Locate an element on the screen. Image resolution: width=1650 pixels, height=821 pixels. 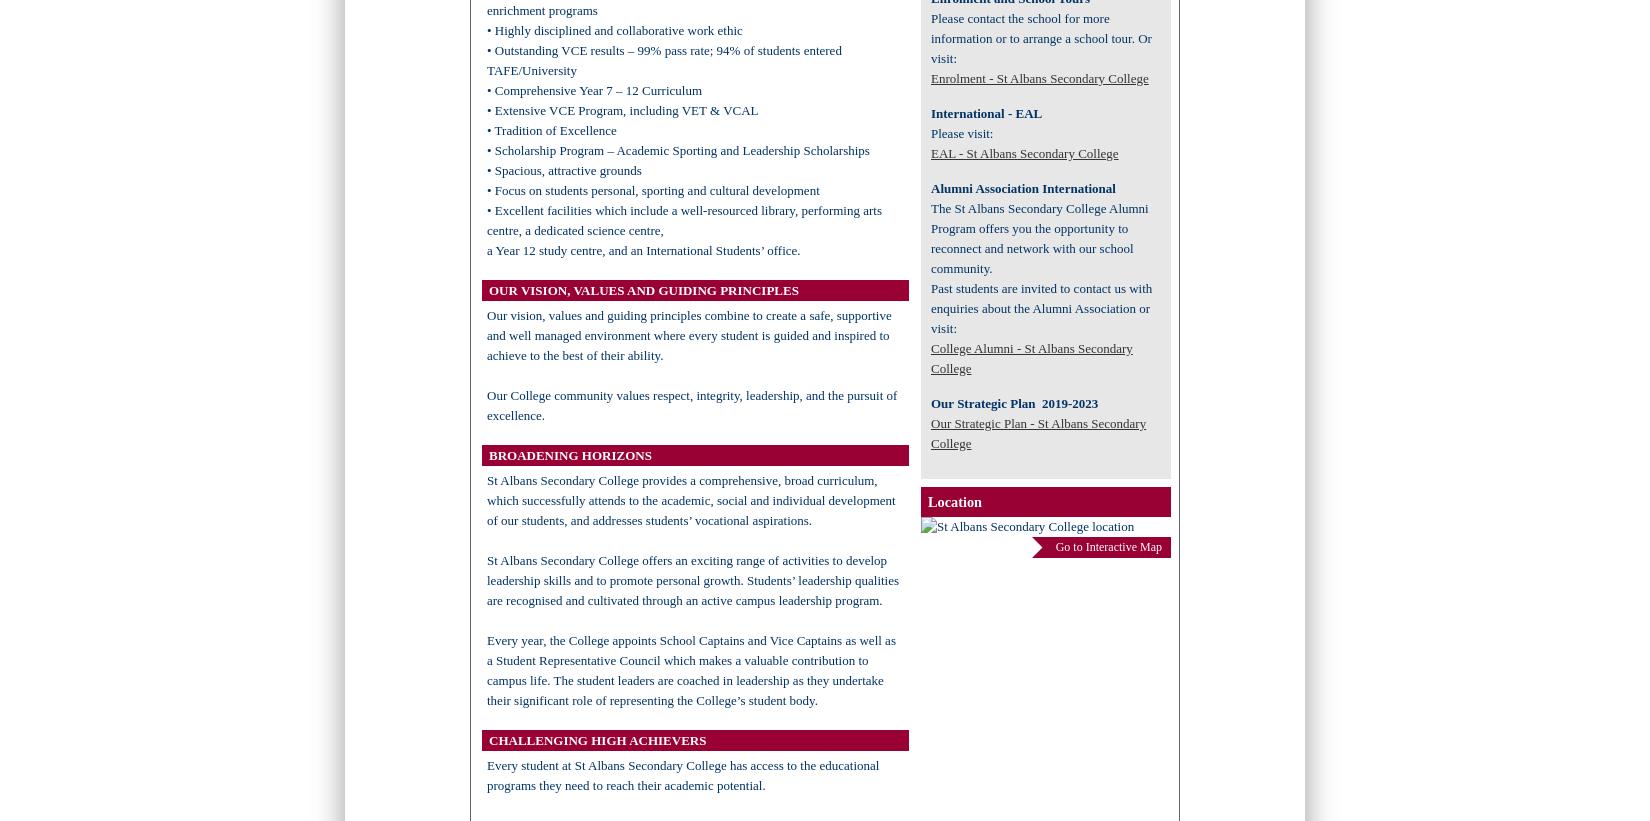
'a Year 12 study centre, and an International Students’ office.' is located at coordinates (642, 250).